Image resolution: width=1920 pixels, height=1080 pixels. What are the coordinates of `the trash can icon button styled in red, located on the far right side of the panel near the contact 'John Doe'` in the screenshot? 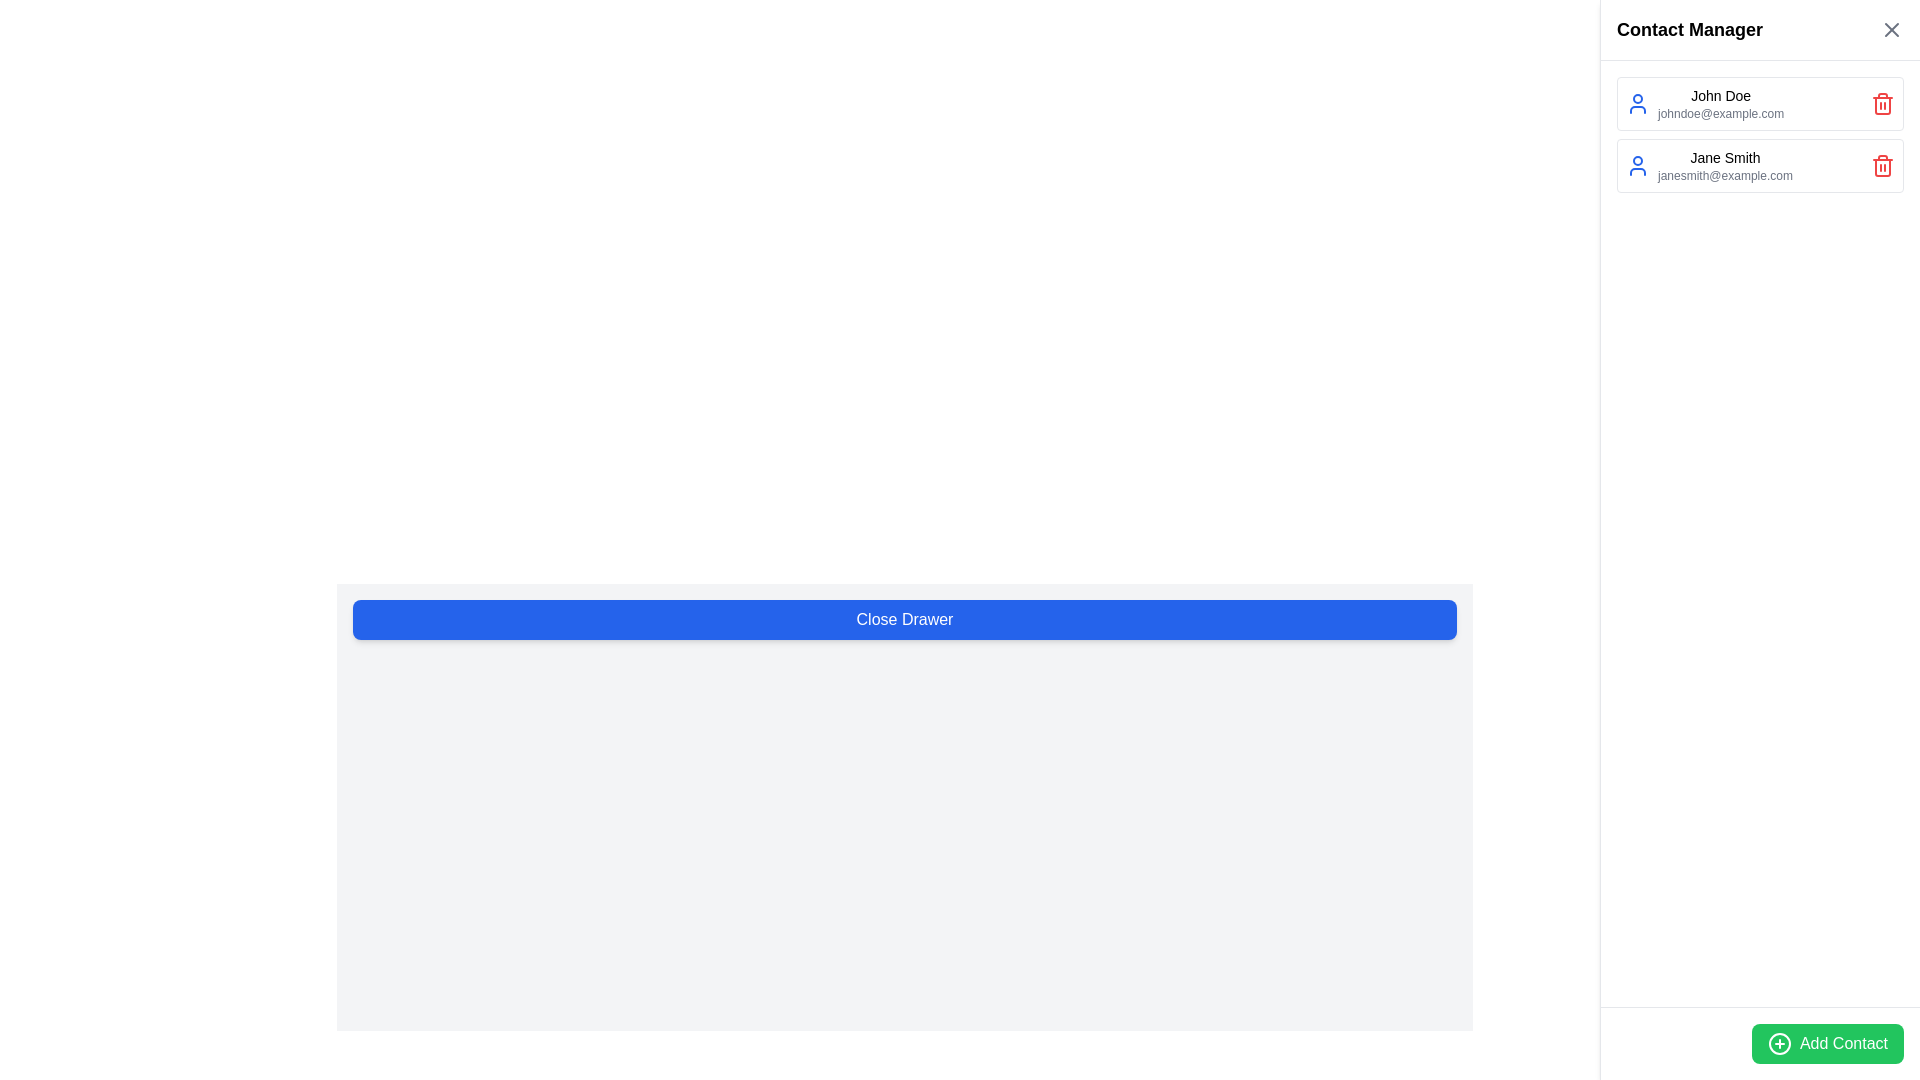 It's located at (1881, 104).